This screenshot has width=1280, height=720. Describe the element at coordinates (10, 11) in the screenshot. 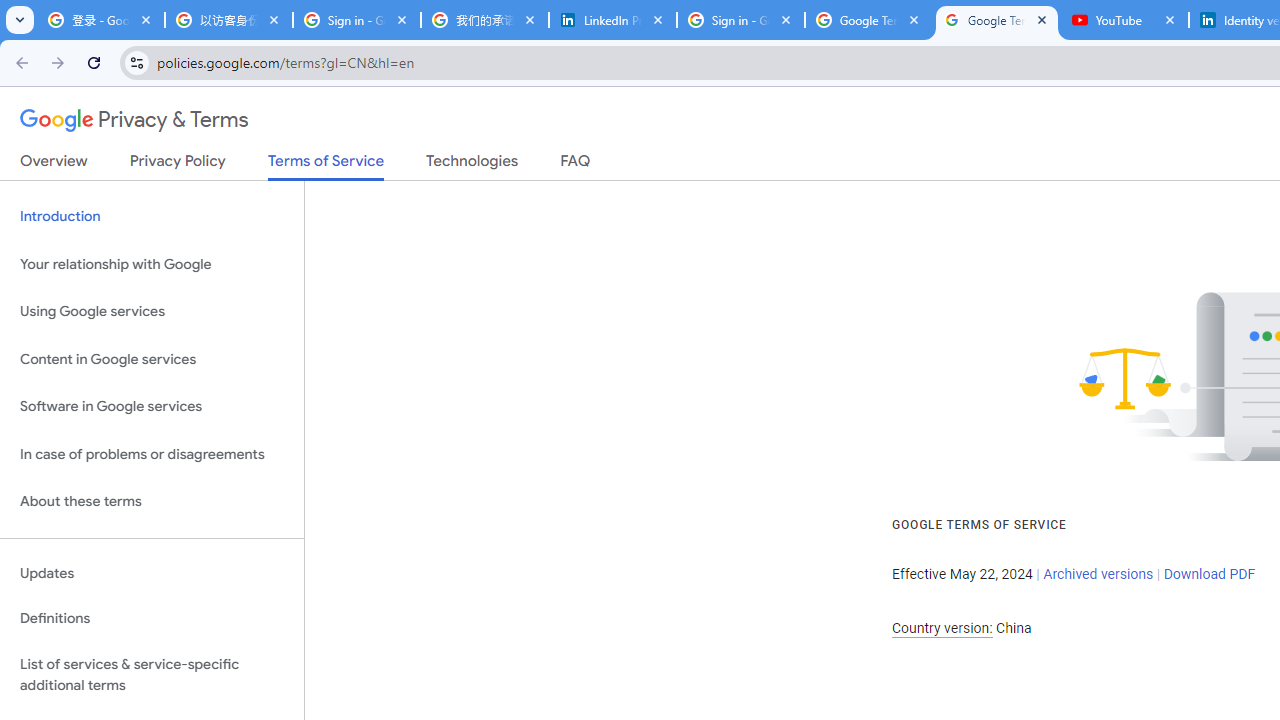

I see `'System'` at that location.